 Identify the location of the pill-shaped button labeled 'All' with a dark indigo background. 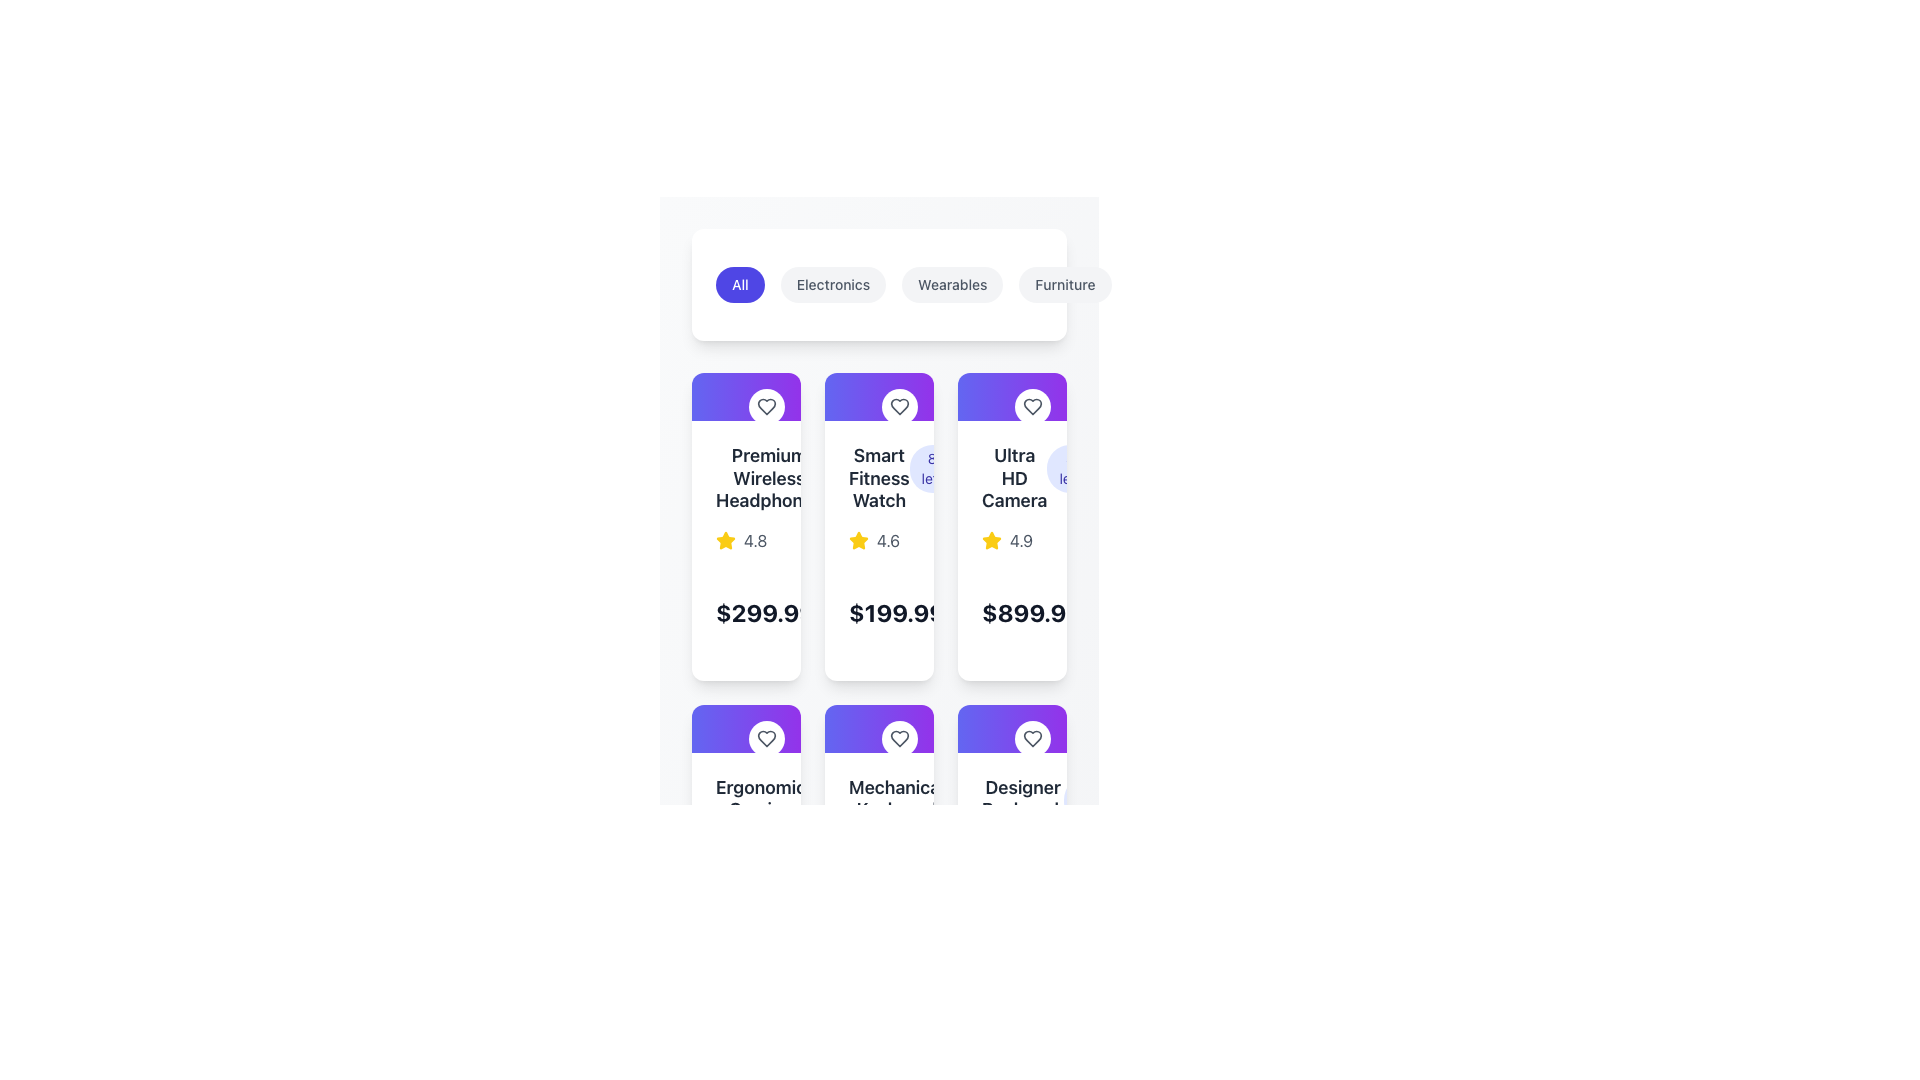
(739, 285).